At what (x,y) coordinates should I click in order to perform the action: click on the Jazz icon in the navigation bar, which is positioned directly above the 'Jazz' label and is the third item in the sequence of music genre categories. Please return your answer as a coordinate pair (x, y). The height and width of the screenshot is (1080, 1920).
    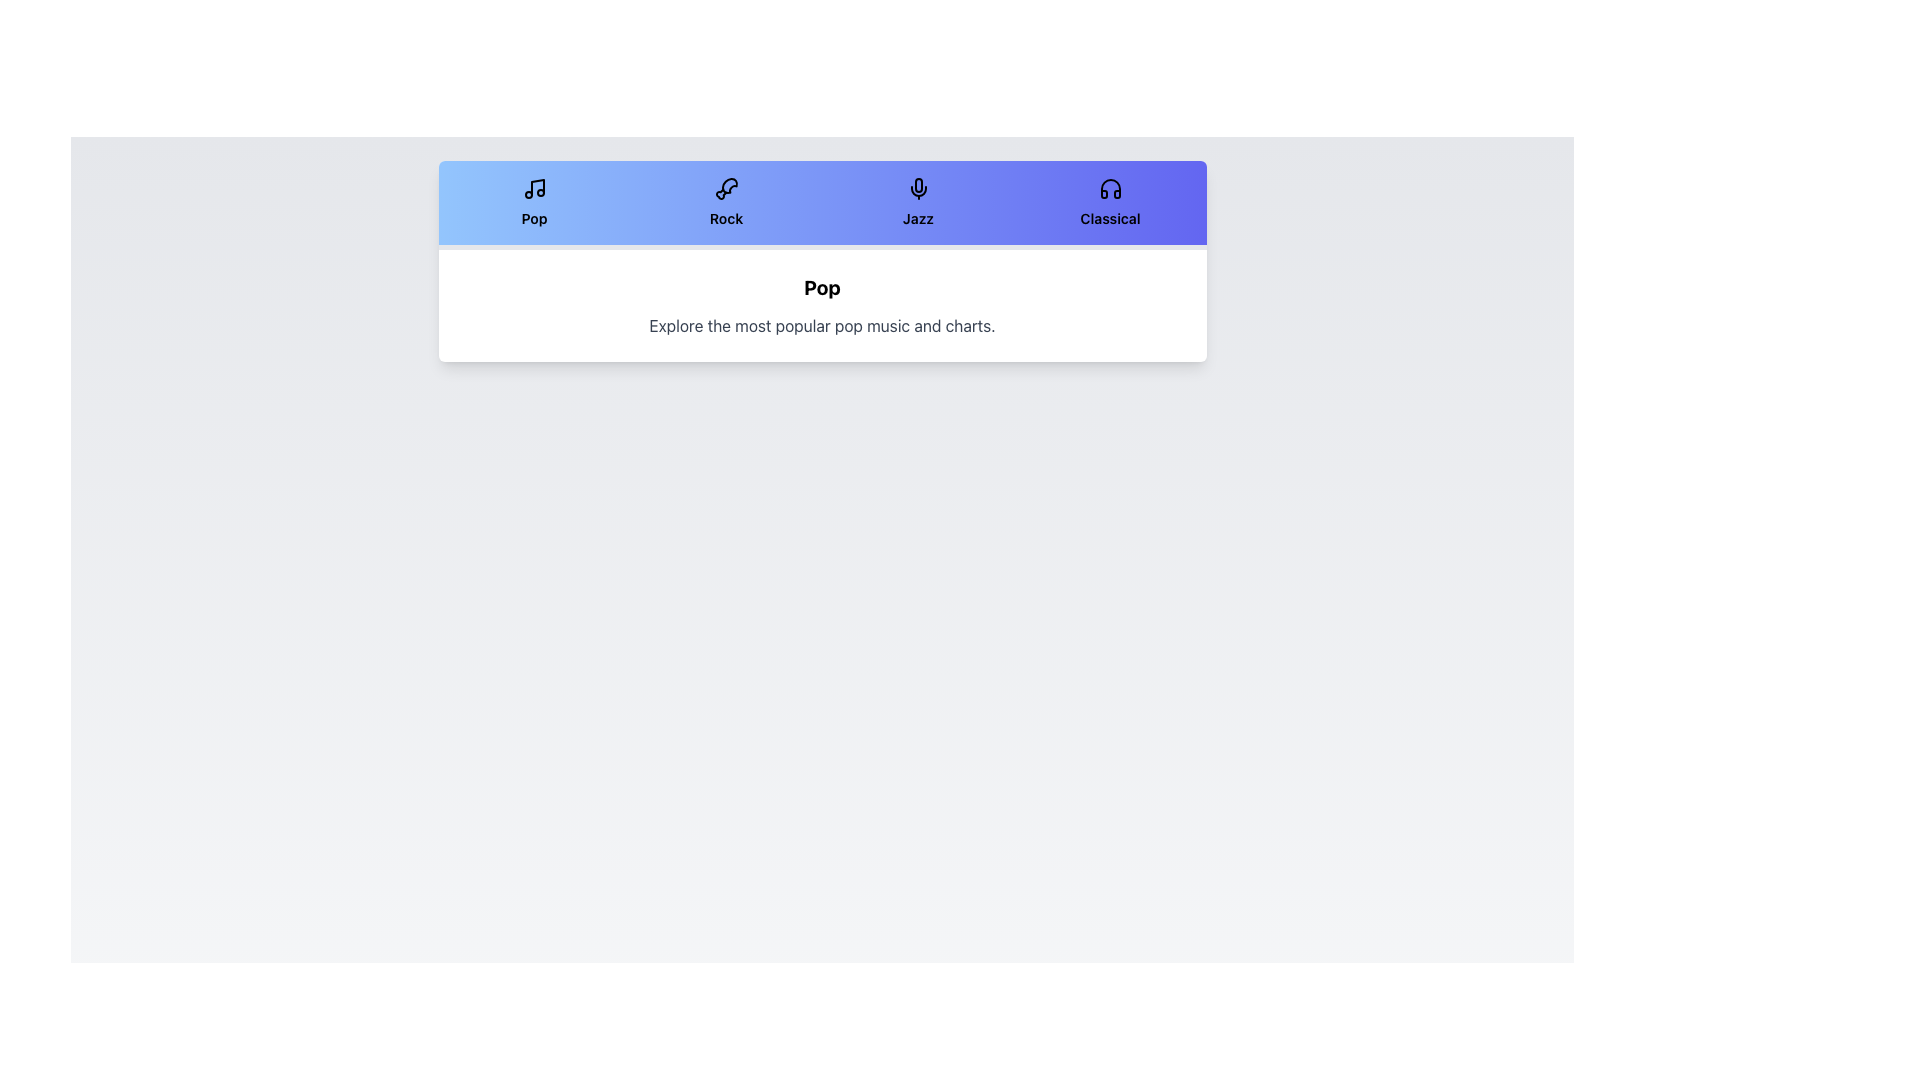
    Looking at the image, I should click on (917, 189).